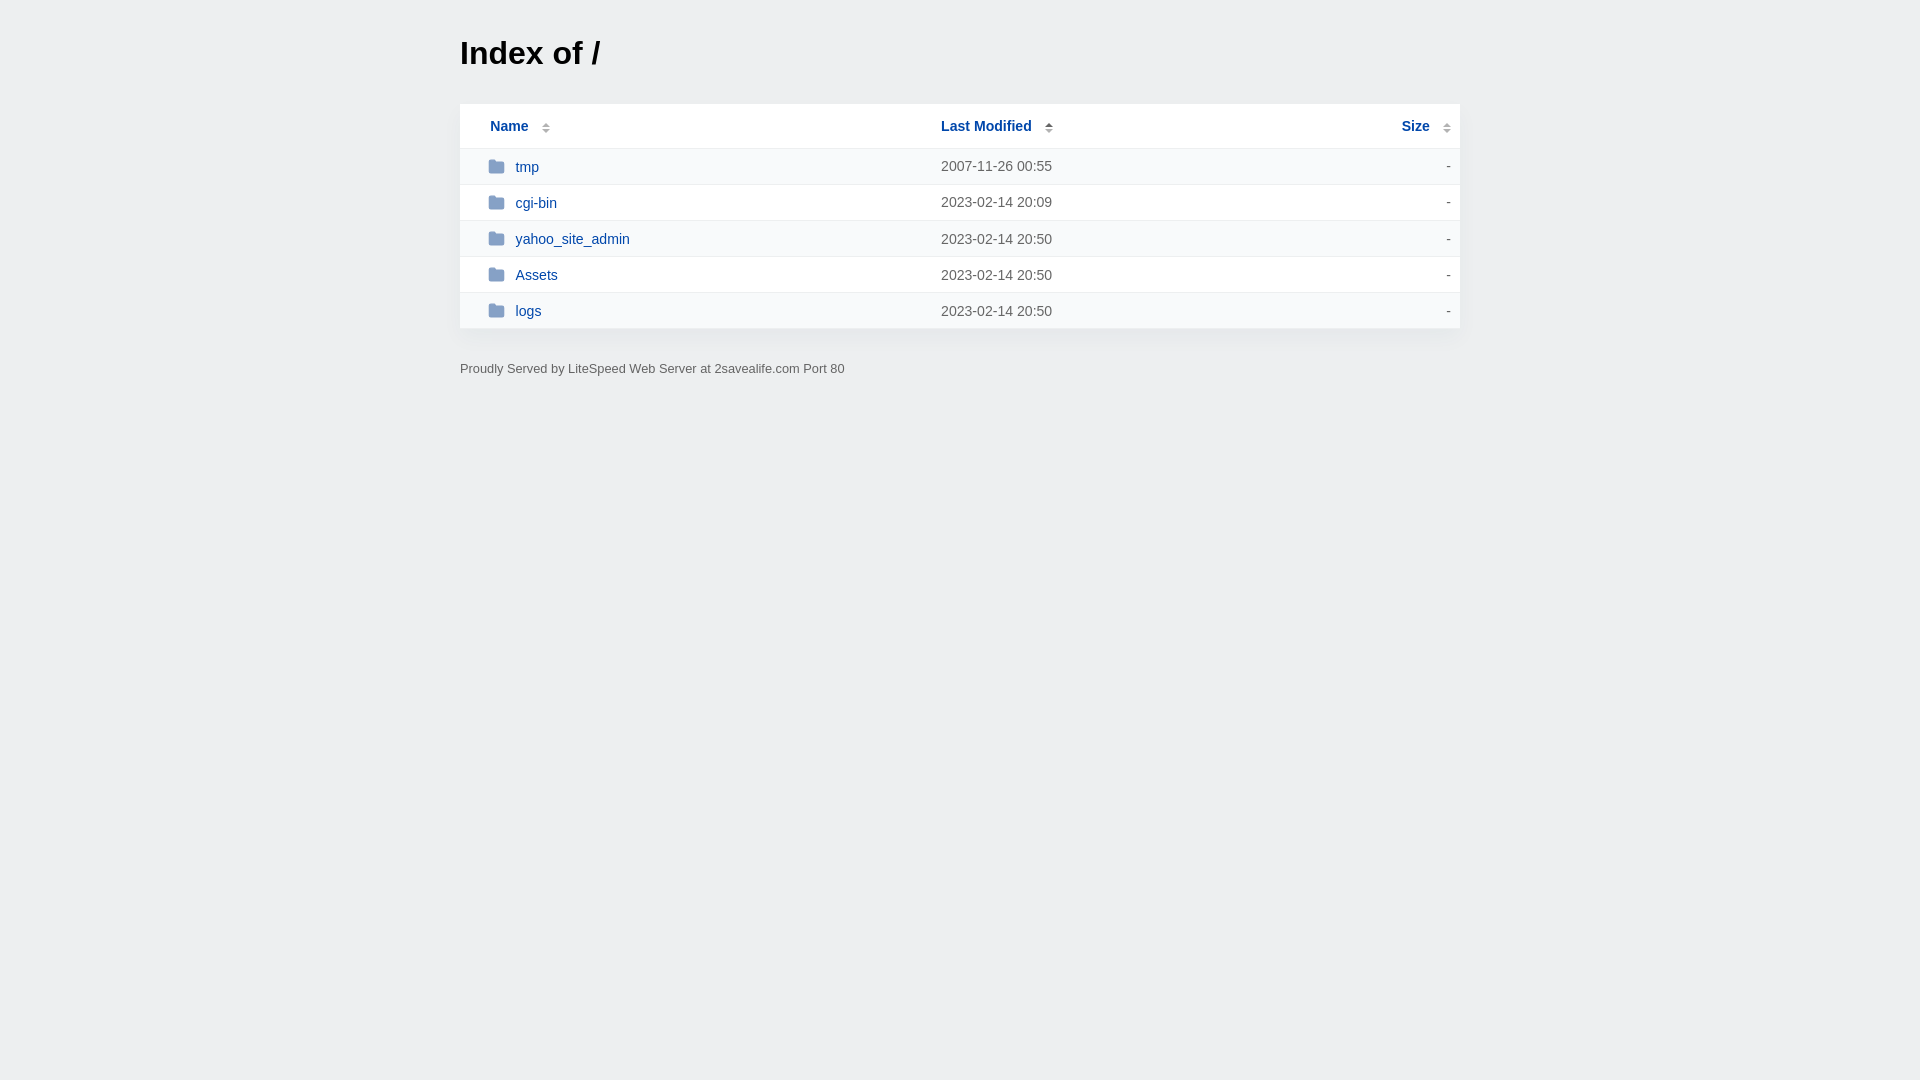 This screenshot has width=1920, height=1080. Describe the element at coordinates (705, 237) in the screenshot. I see `'yahoo_site_admin'` at that location.